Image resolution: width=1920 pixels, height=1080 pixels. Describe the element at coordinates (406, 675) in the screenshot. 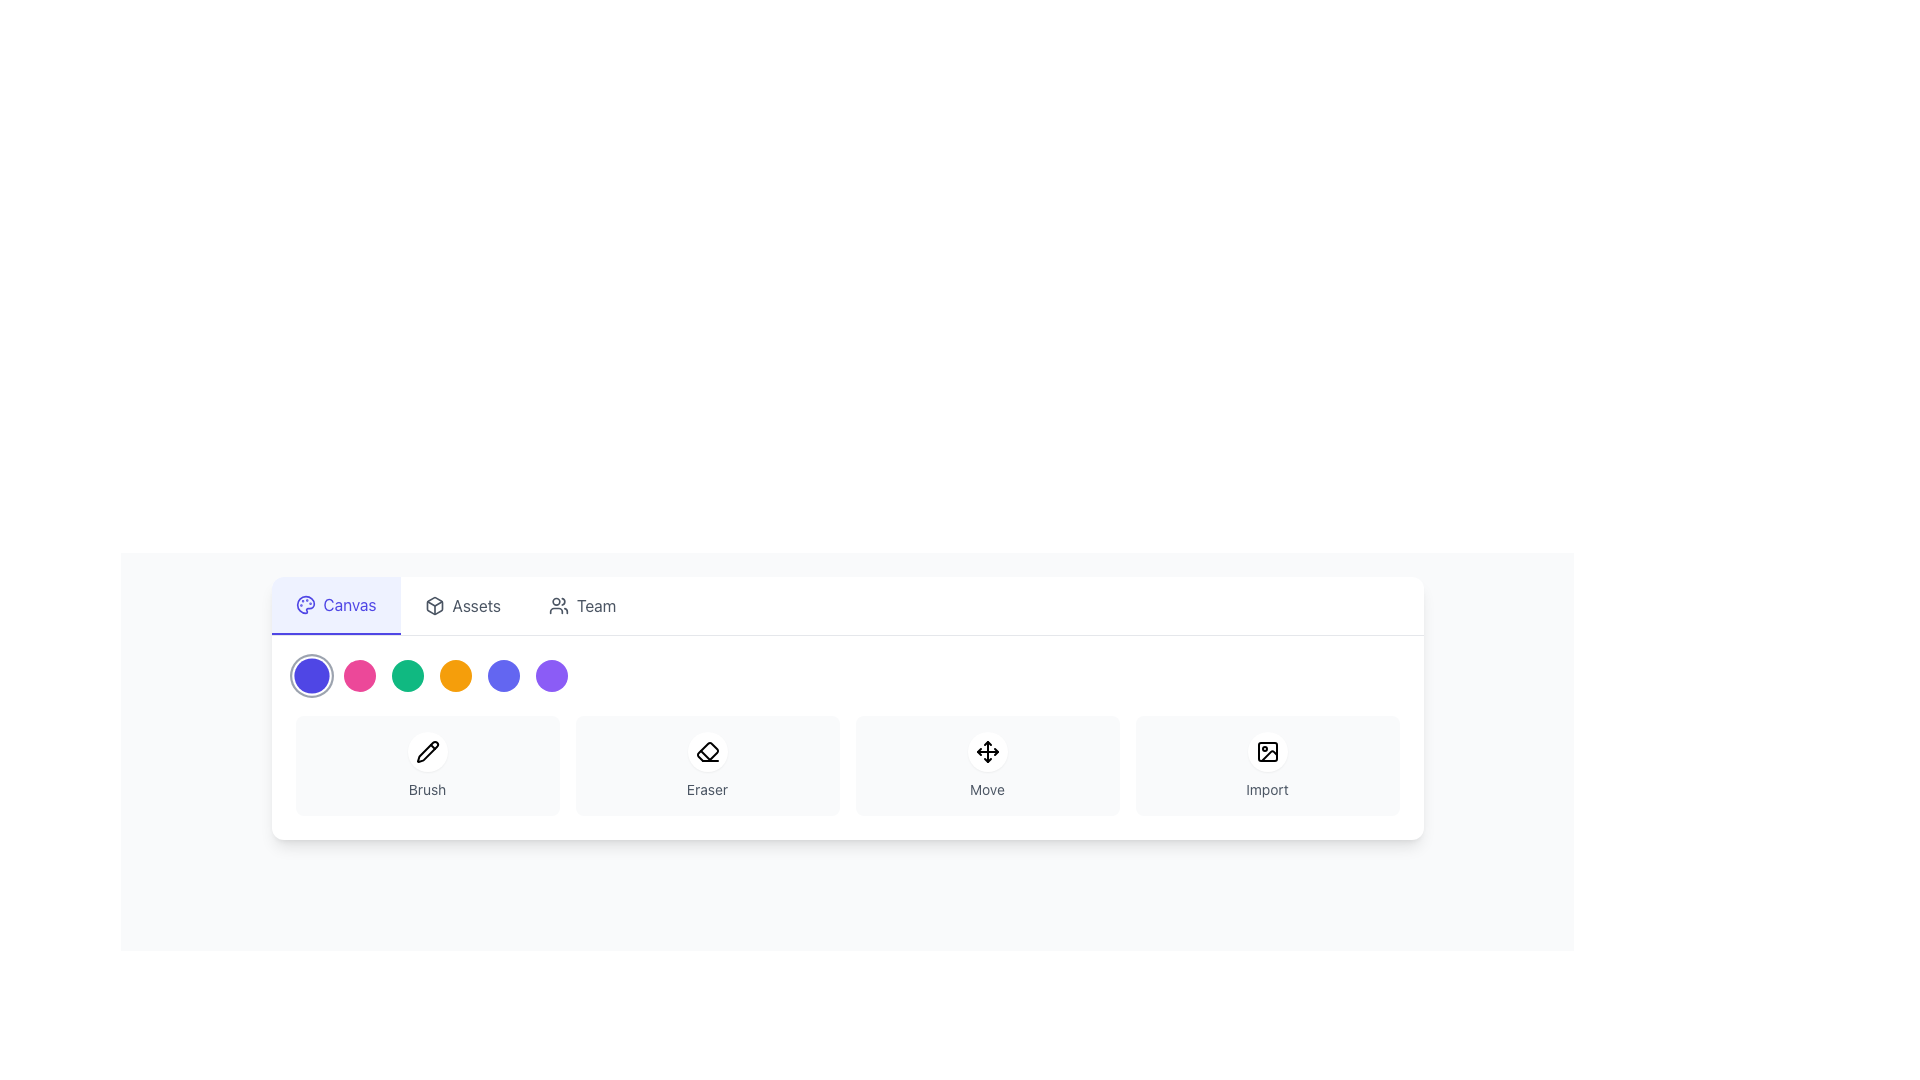

I see `the circular green button located below the main navigation tabs` at that location.